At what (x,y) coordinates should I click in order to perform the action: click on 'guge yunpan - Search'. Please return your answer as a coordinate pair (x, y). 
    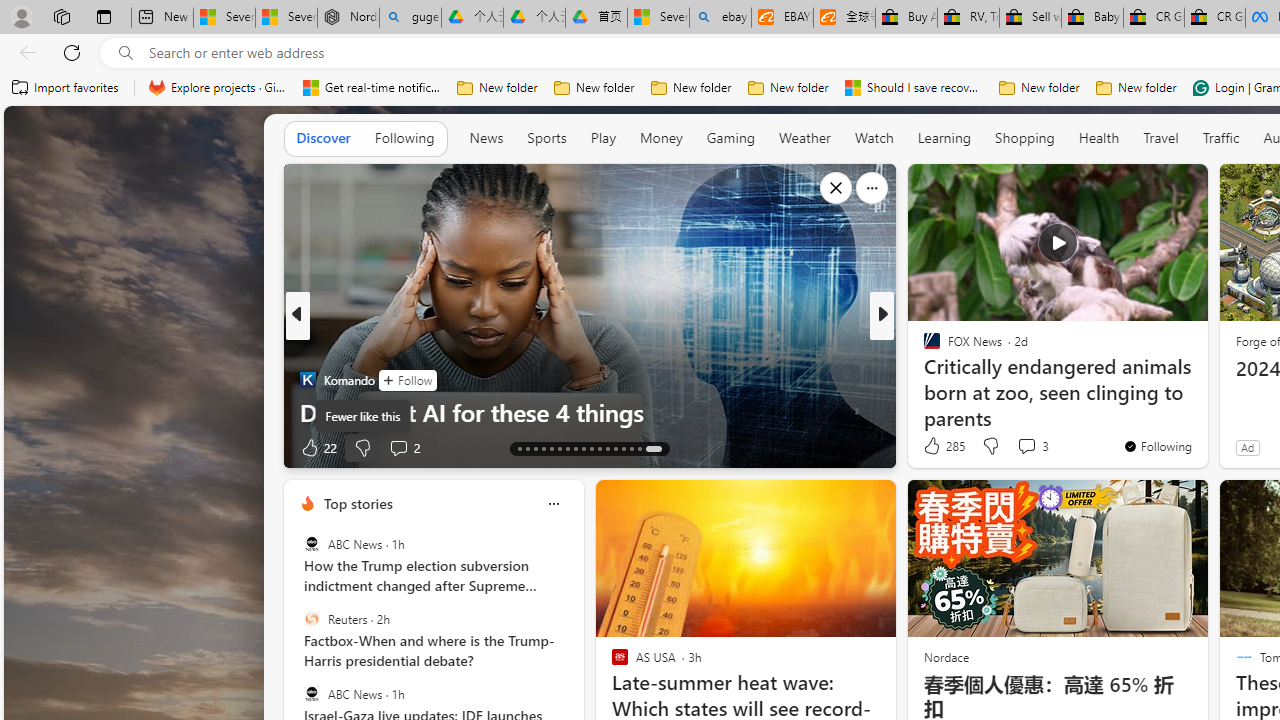
    Looking at the image, I should click on (409, 17).